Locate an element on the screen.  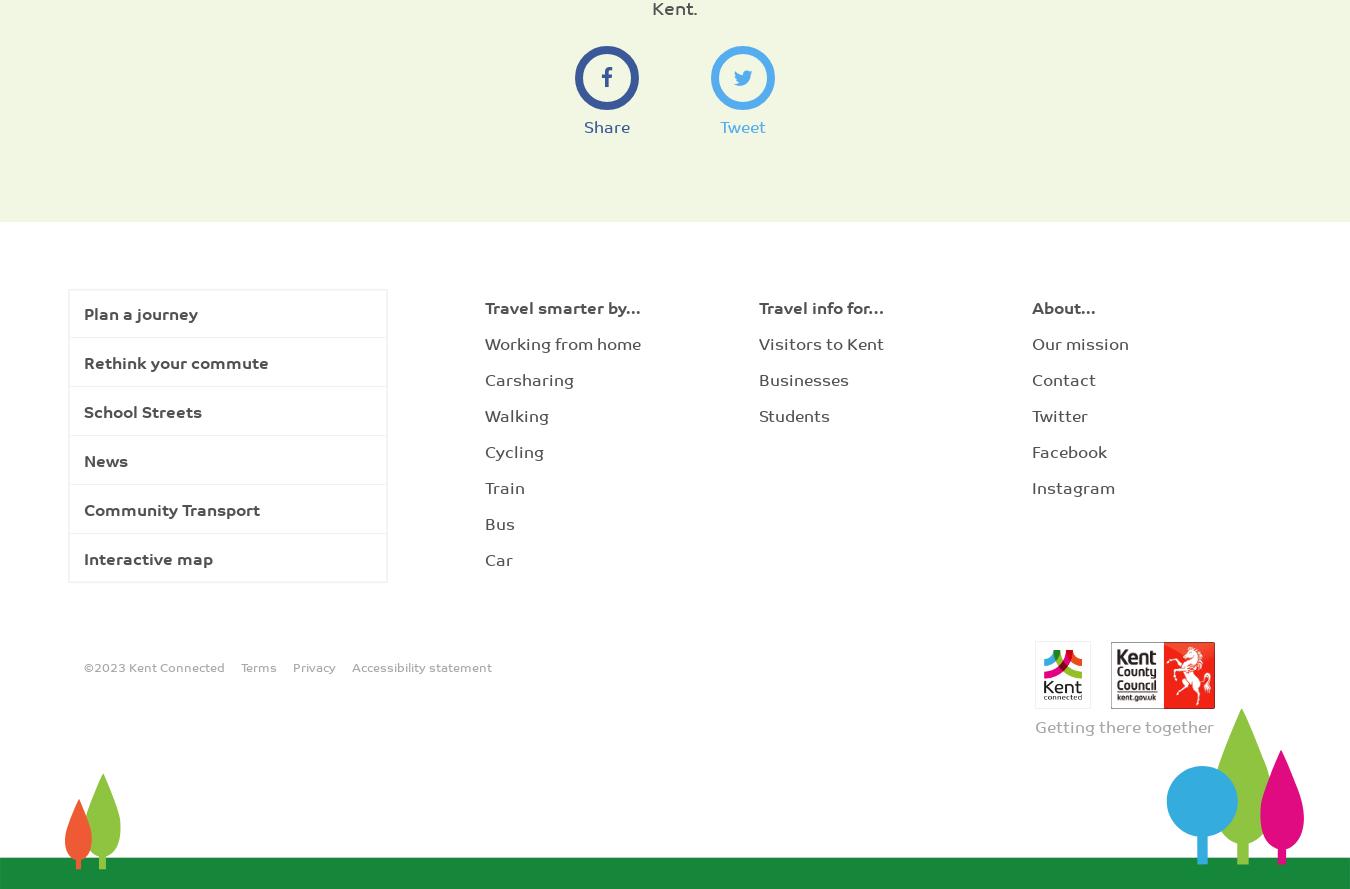
'Plan a journey' is located at coordinates (82, 313).